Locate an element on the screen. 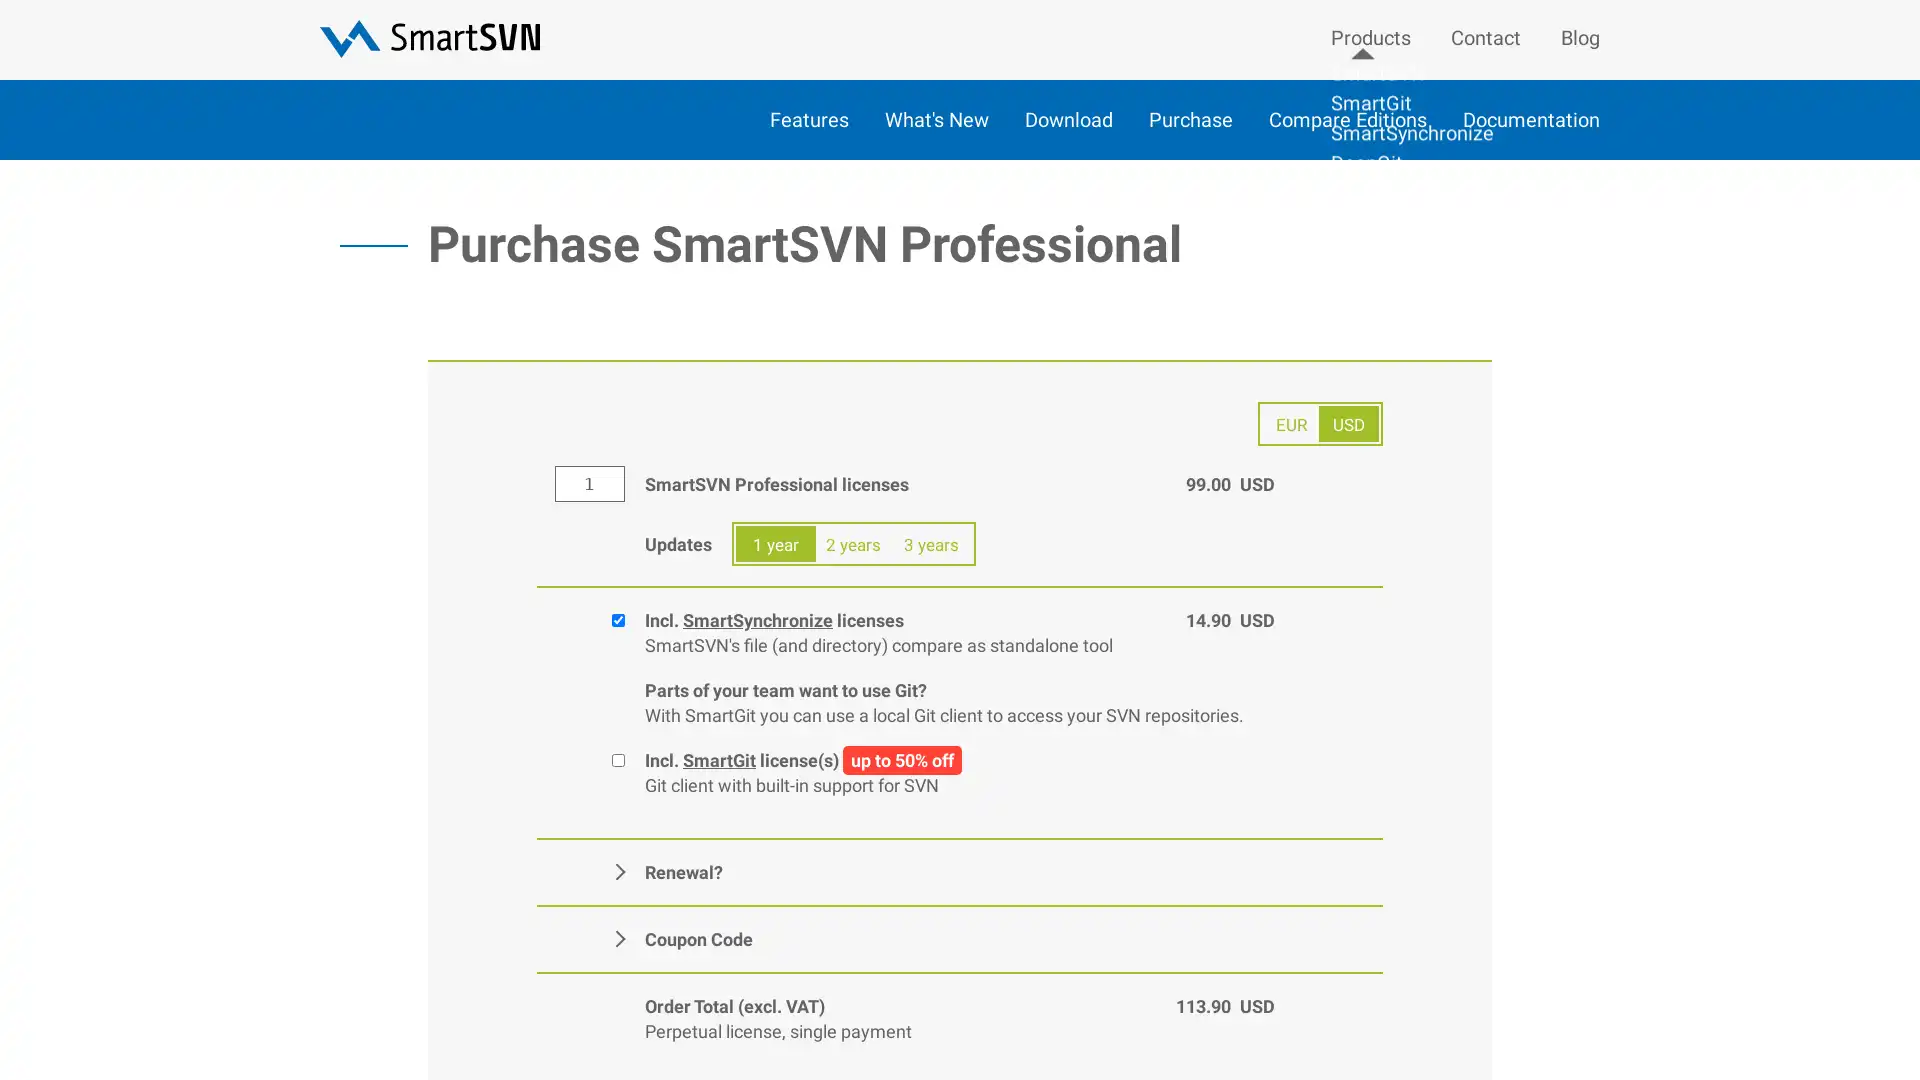  Drag your license here or   choose file is located at coordinates (811, 919).